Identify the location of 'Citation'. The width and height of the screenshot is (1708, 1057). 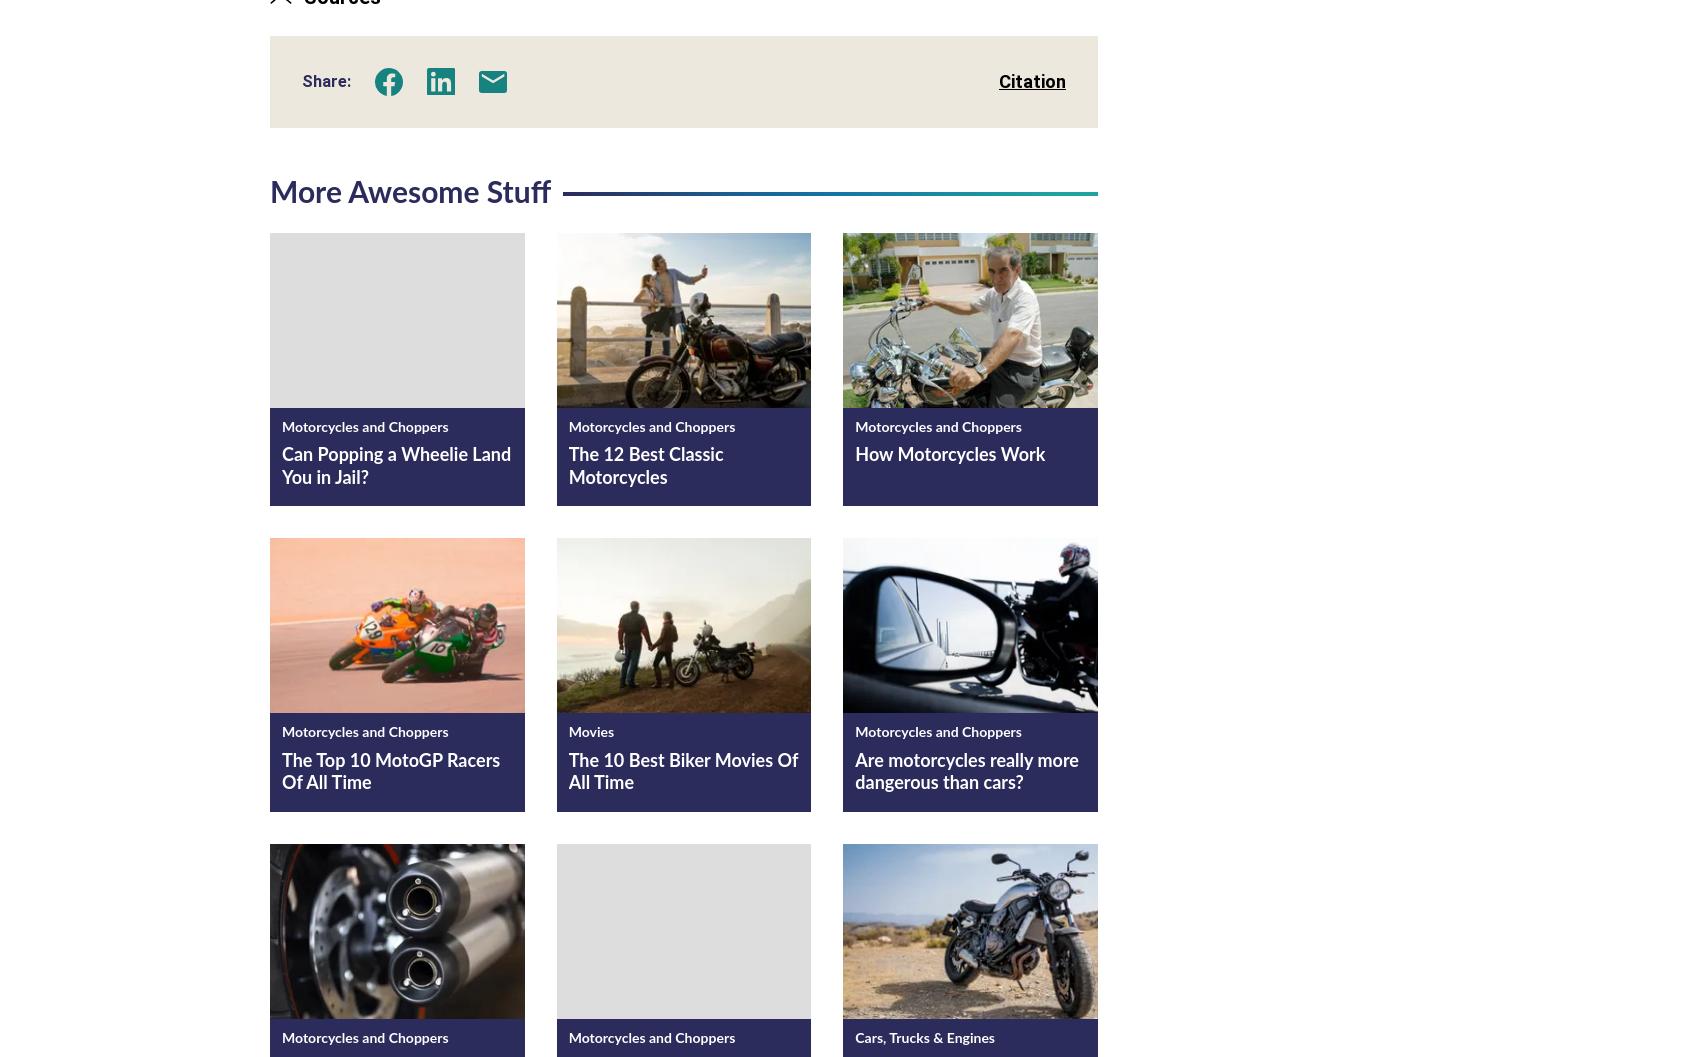
(1032, 80).